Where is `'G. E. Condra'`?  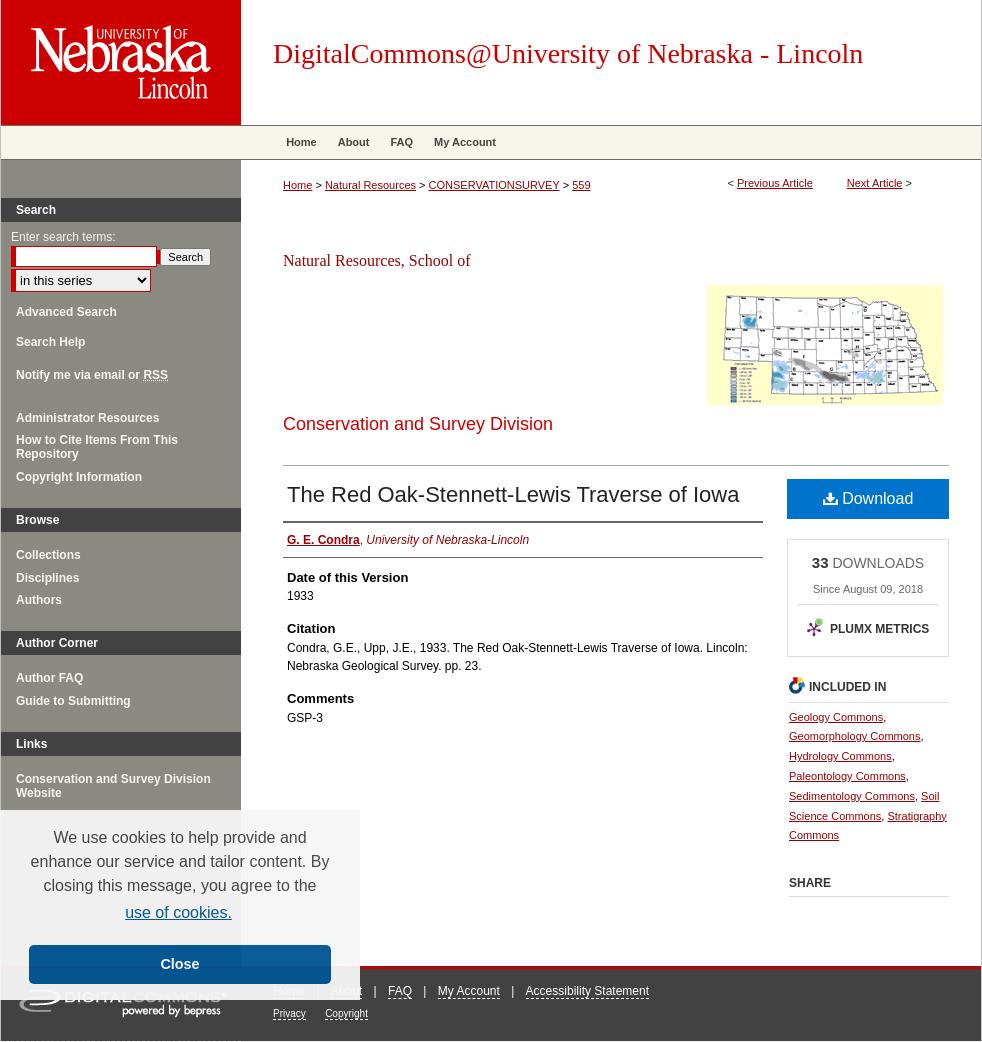
'G. E. Condra' is located at coordinates (287, 538).